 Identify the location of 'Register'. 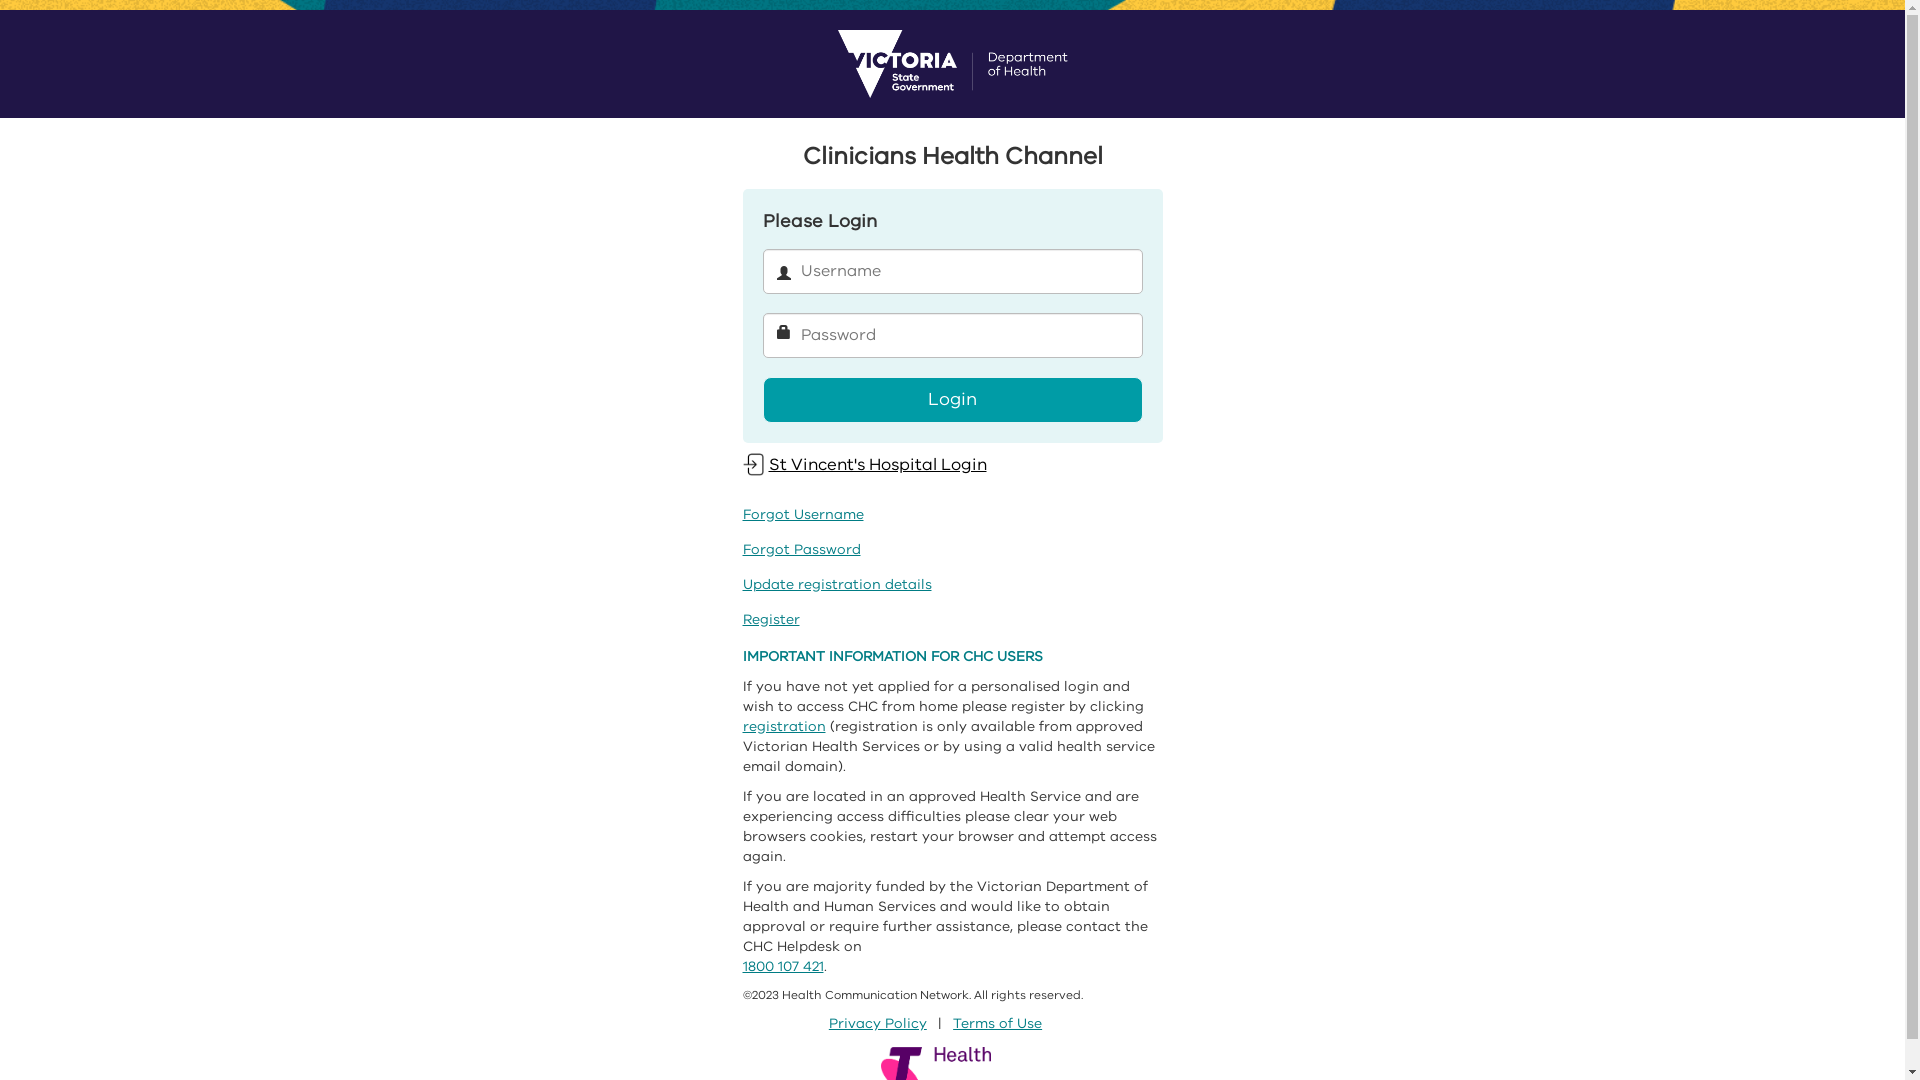
(769, 618).